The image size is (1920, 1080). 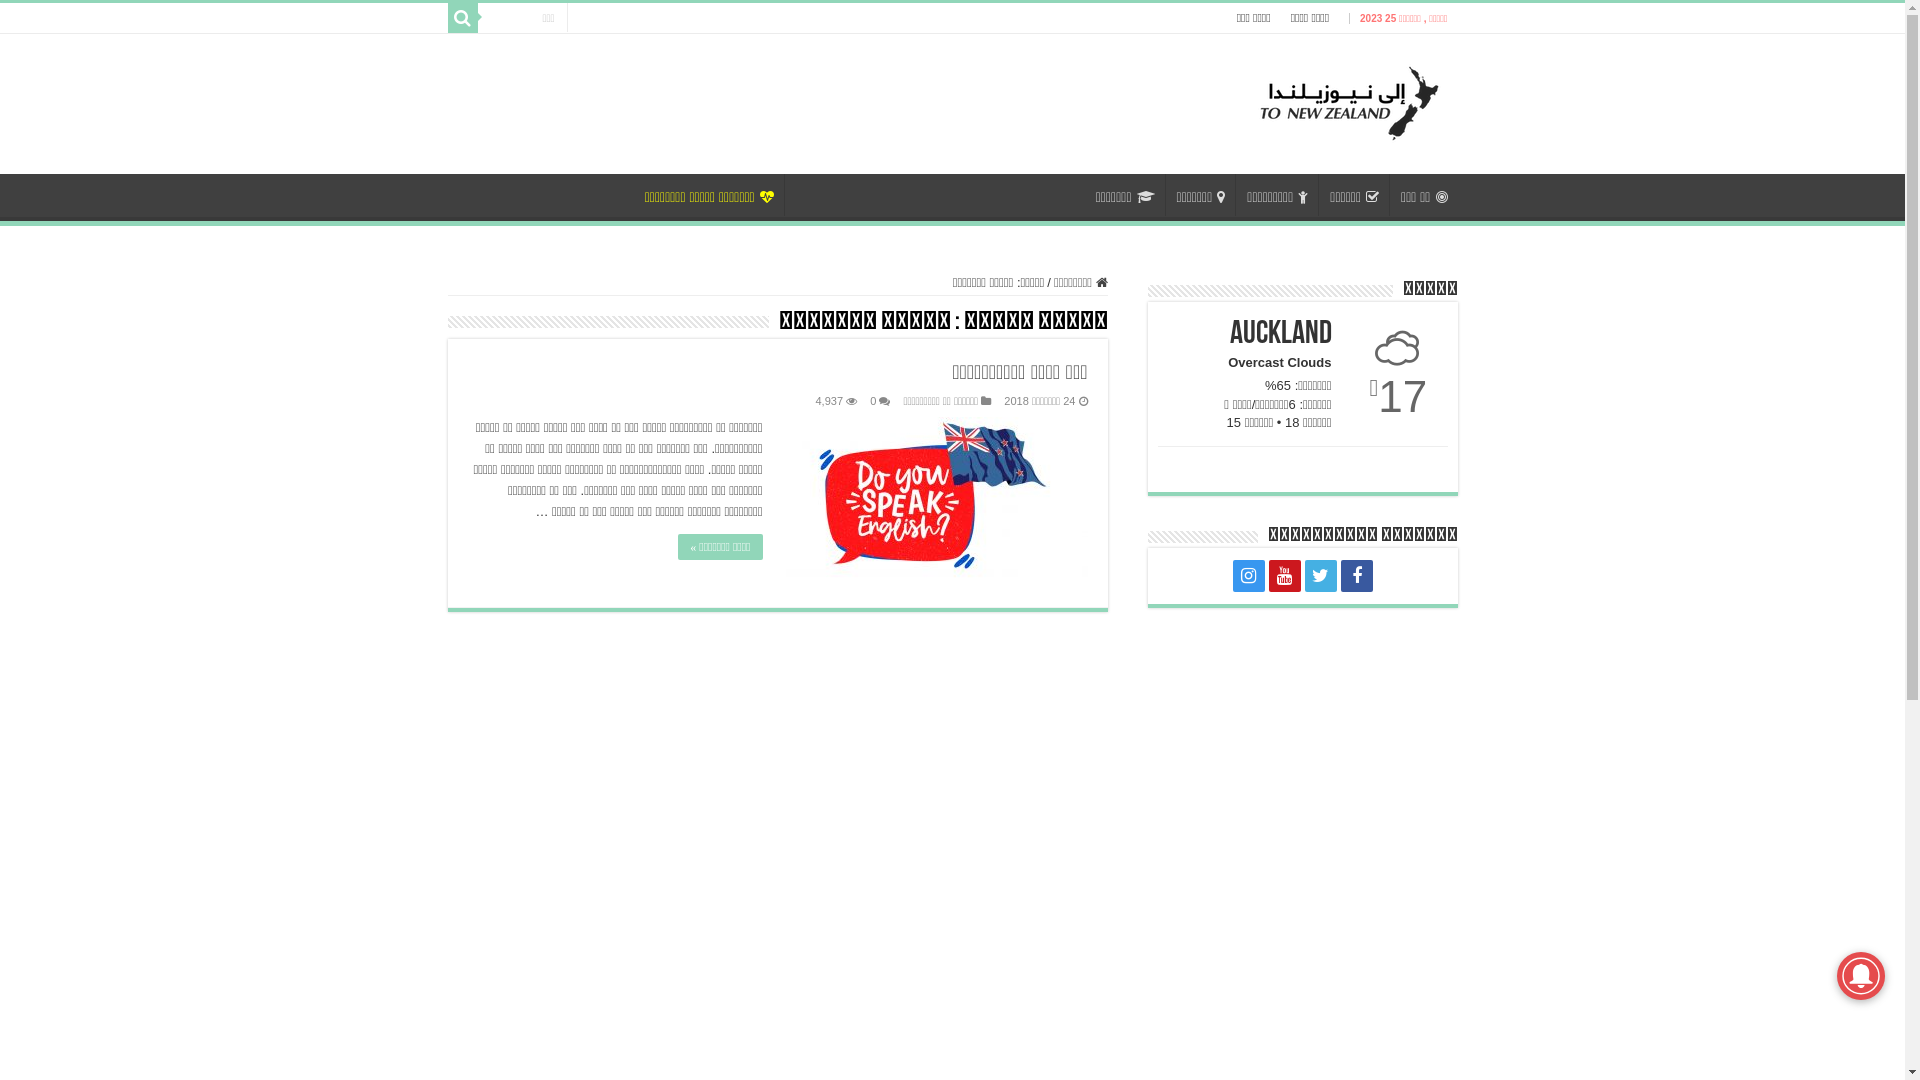 I want to click on 'Youtube', so click(x=1283, y=575).